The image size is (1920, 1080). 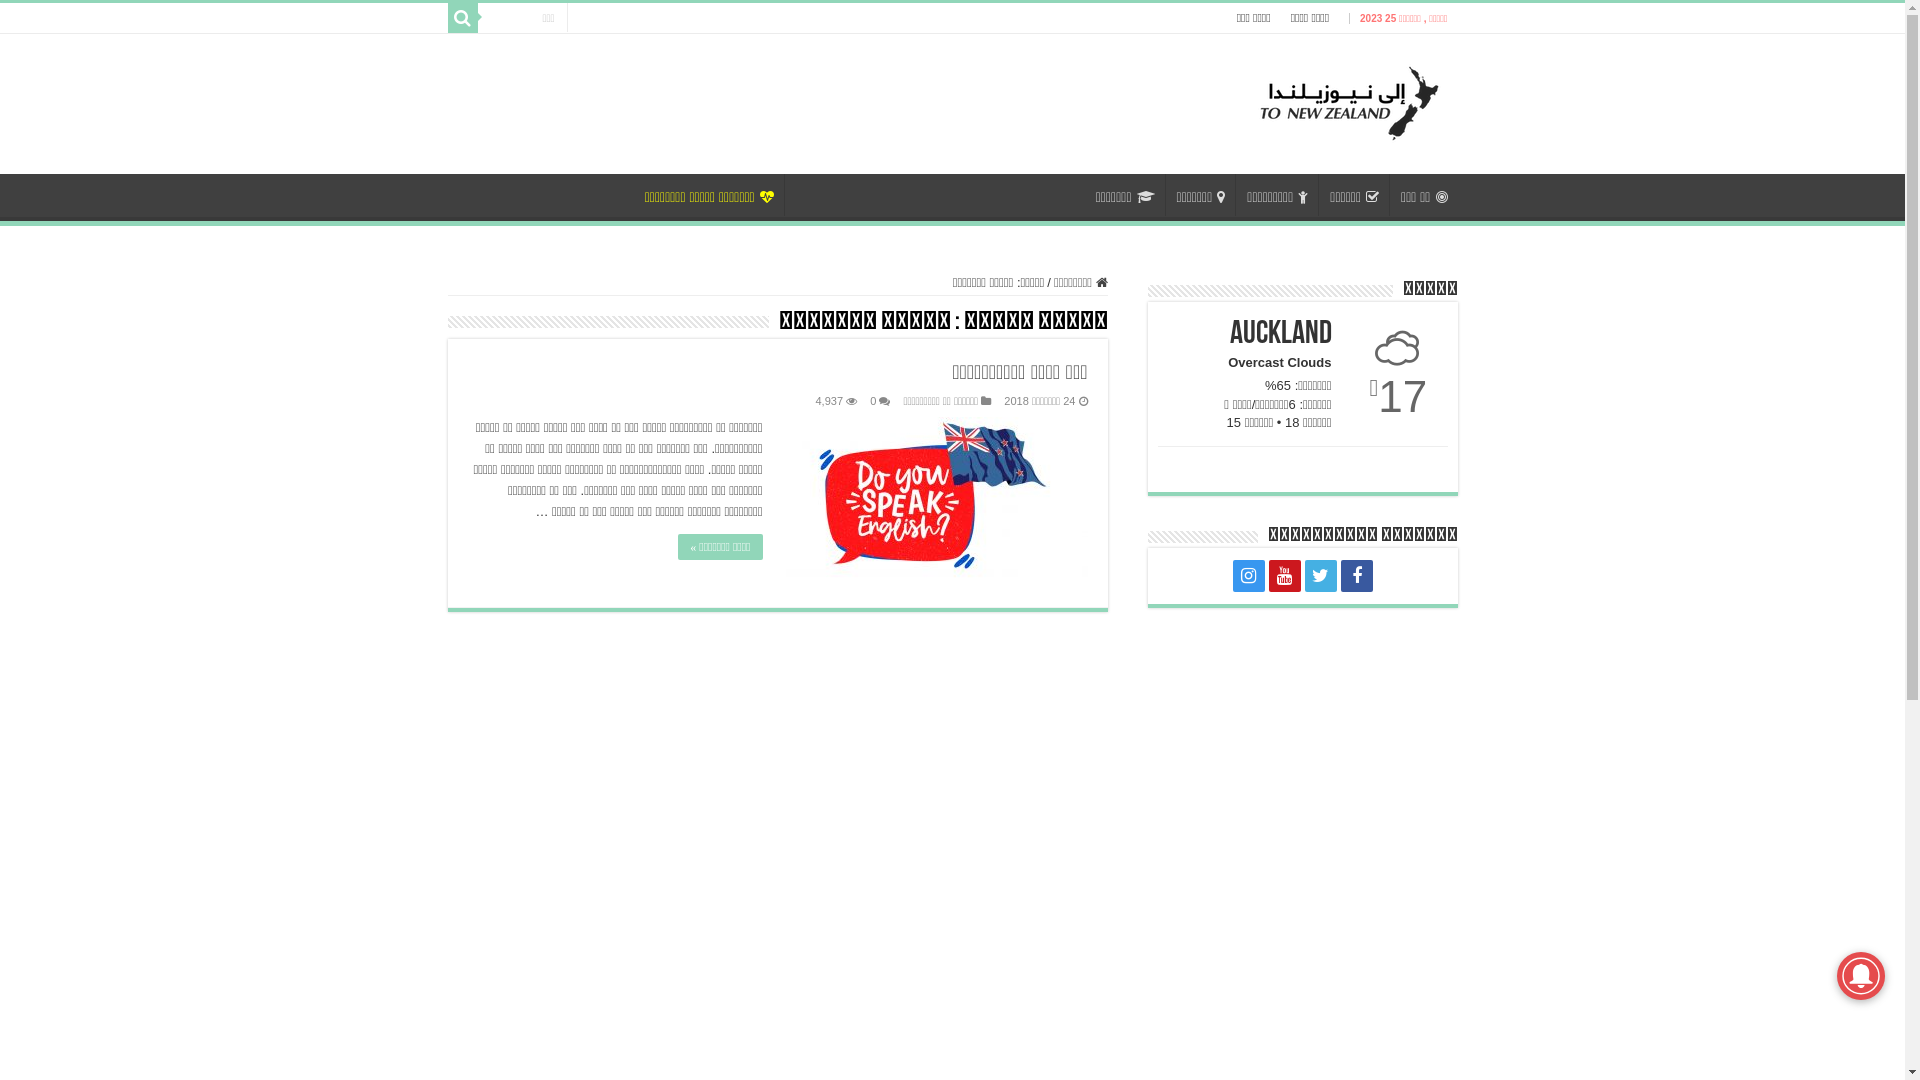 I want to click on 'Youtube', so click(x=1283, y=575).